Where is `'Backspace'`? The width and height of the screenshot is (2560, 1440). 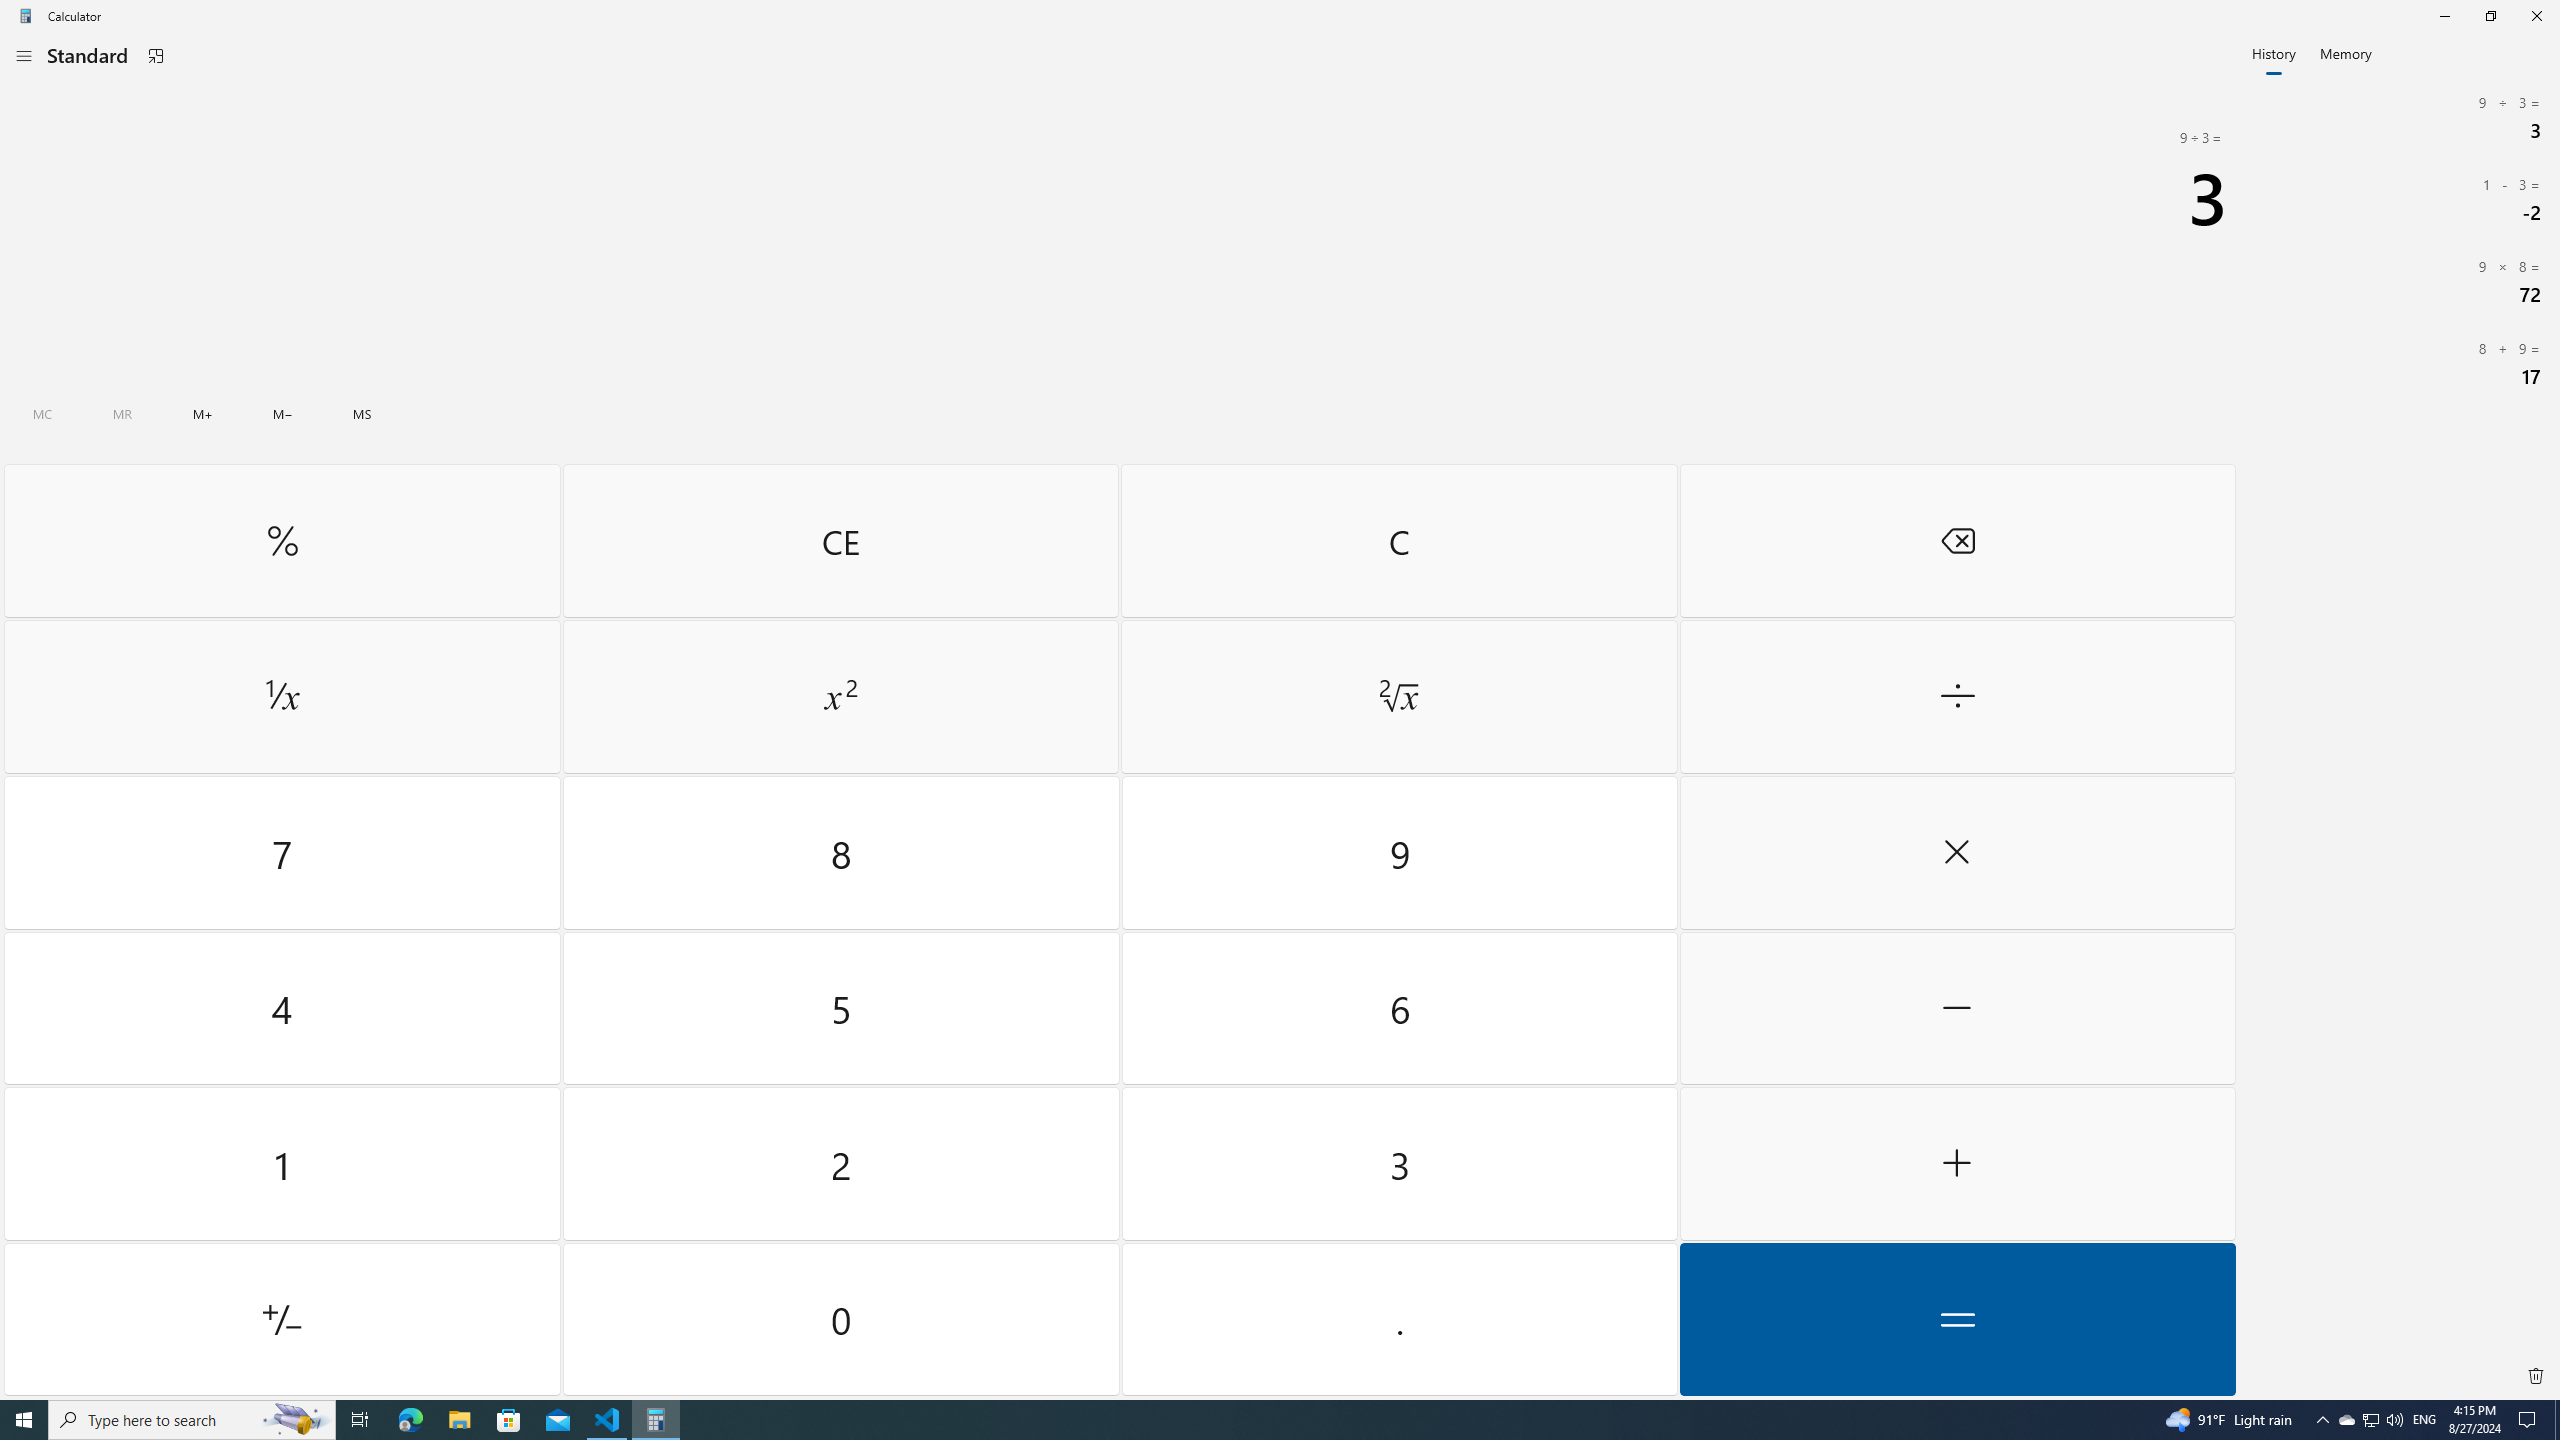 'Backspace' is located at coordinates (1956, 540).